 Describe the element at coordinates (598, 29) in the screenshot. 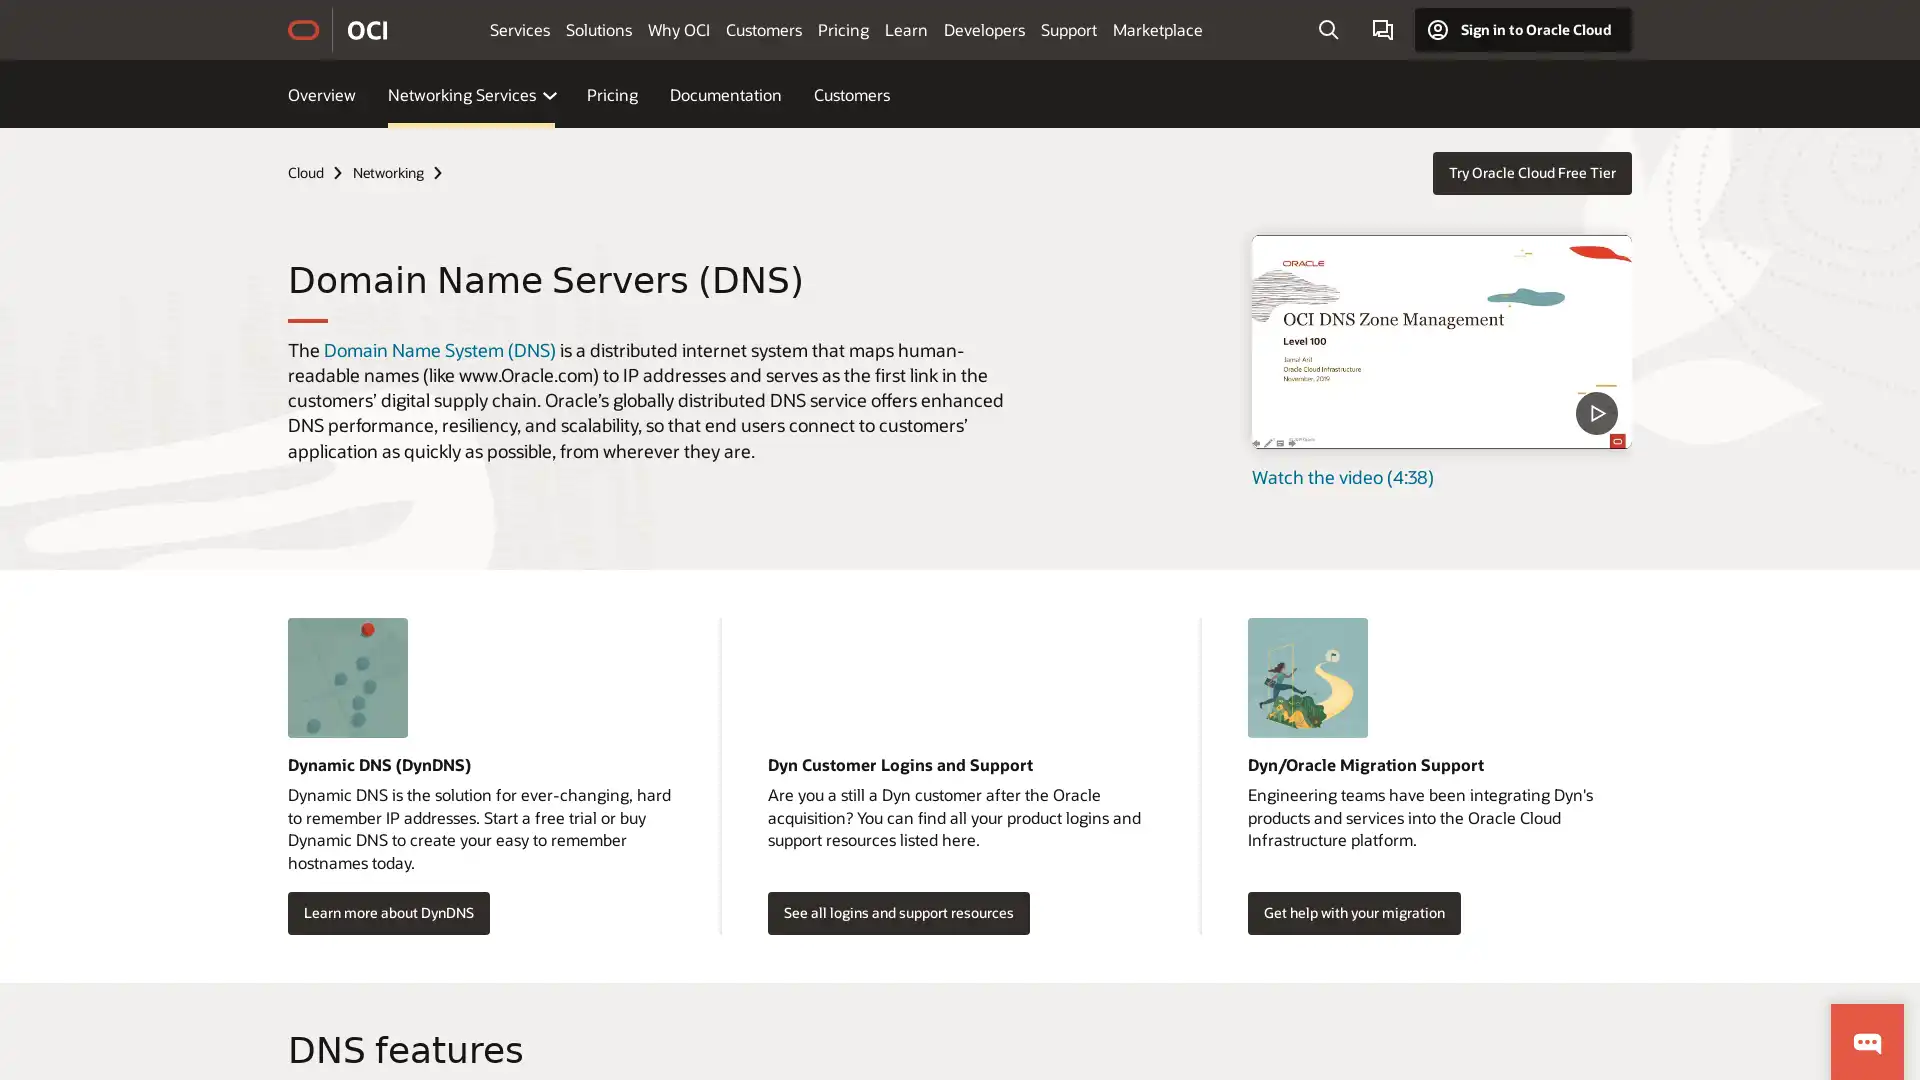

I see `Solutions` at that location.